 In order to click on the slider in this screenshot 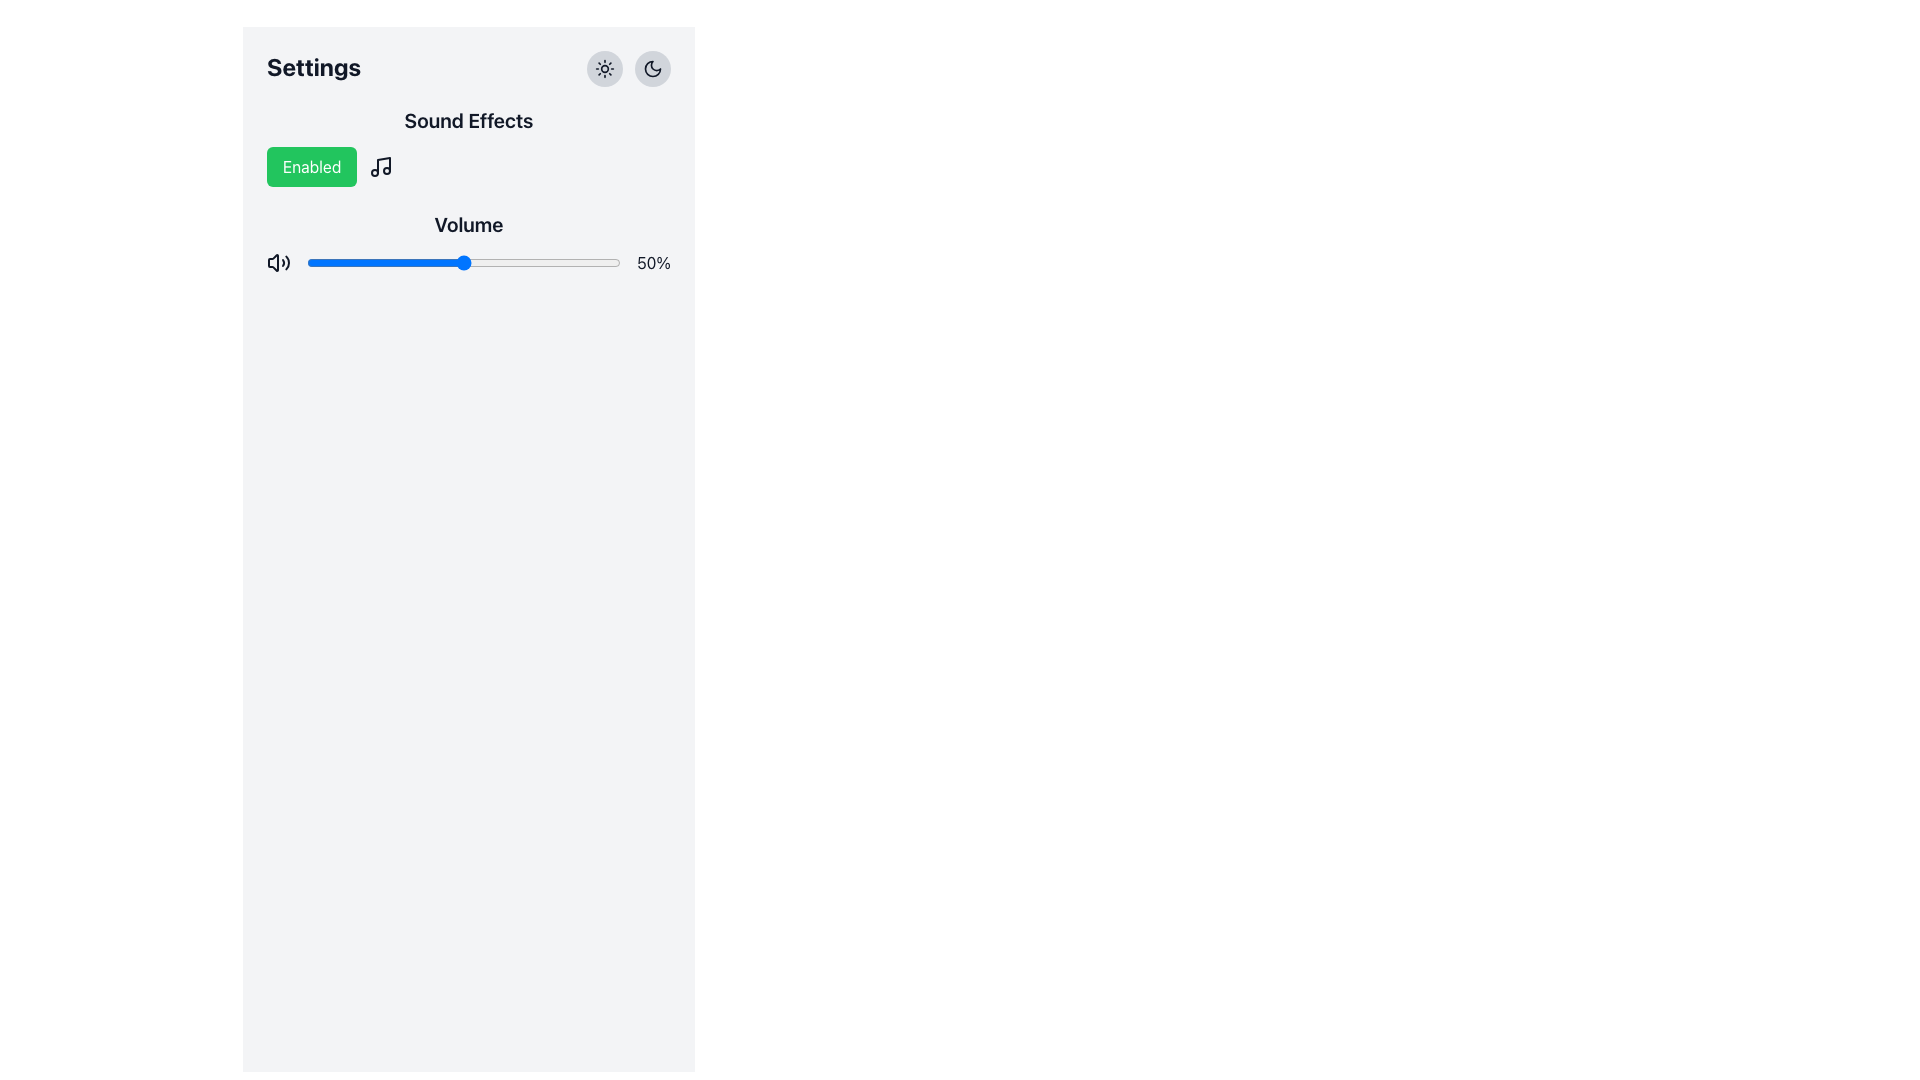, I will do `click(560, 261)`.